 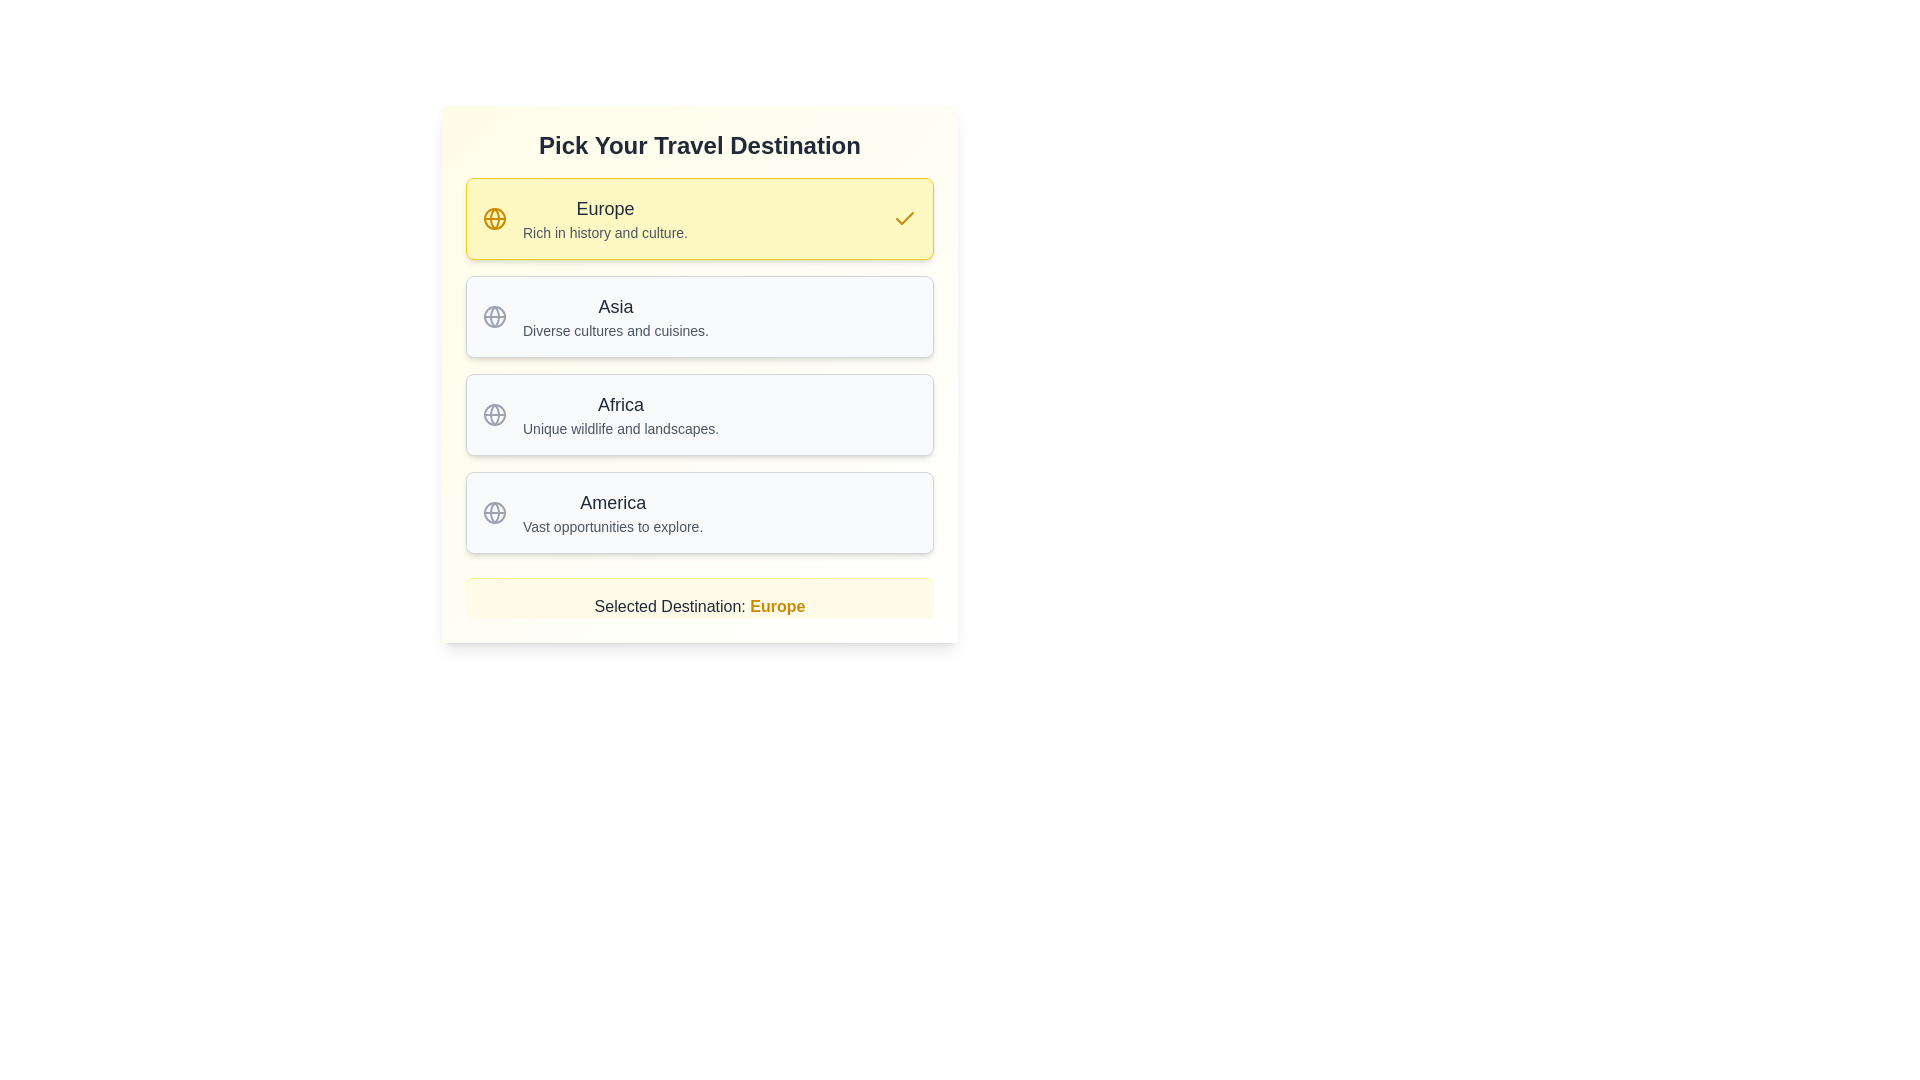 I want to click on the decorative icon representing 'America' located to the left of the text within the fourth selectable section of the travel destination list, so click(x=494, y=512).